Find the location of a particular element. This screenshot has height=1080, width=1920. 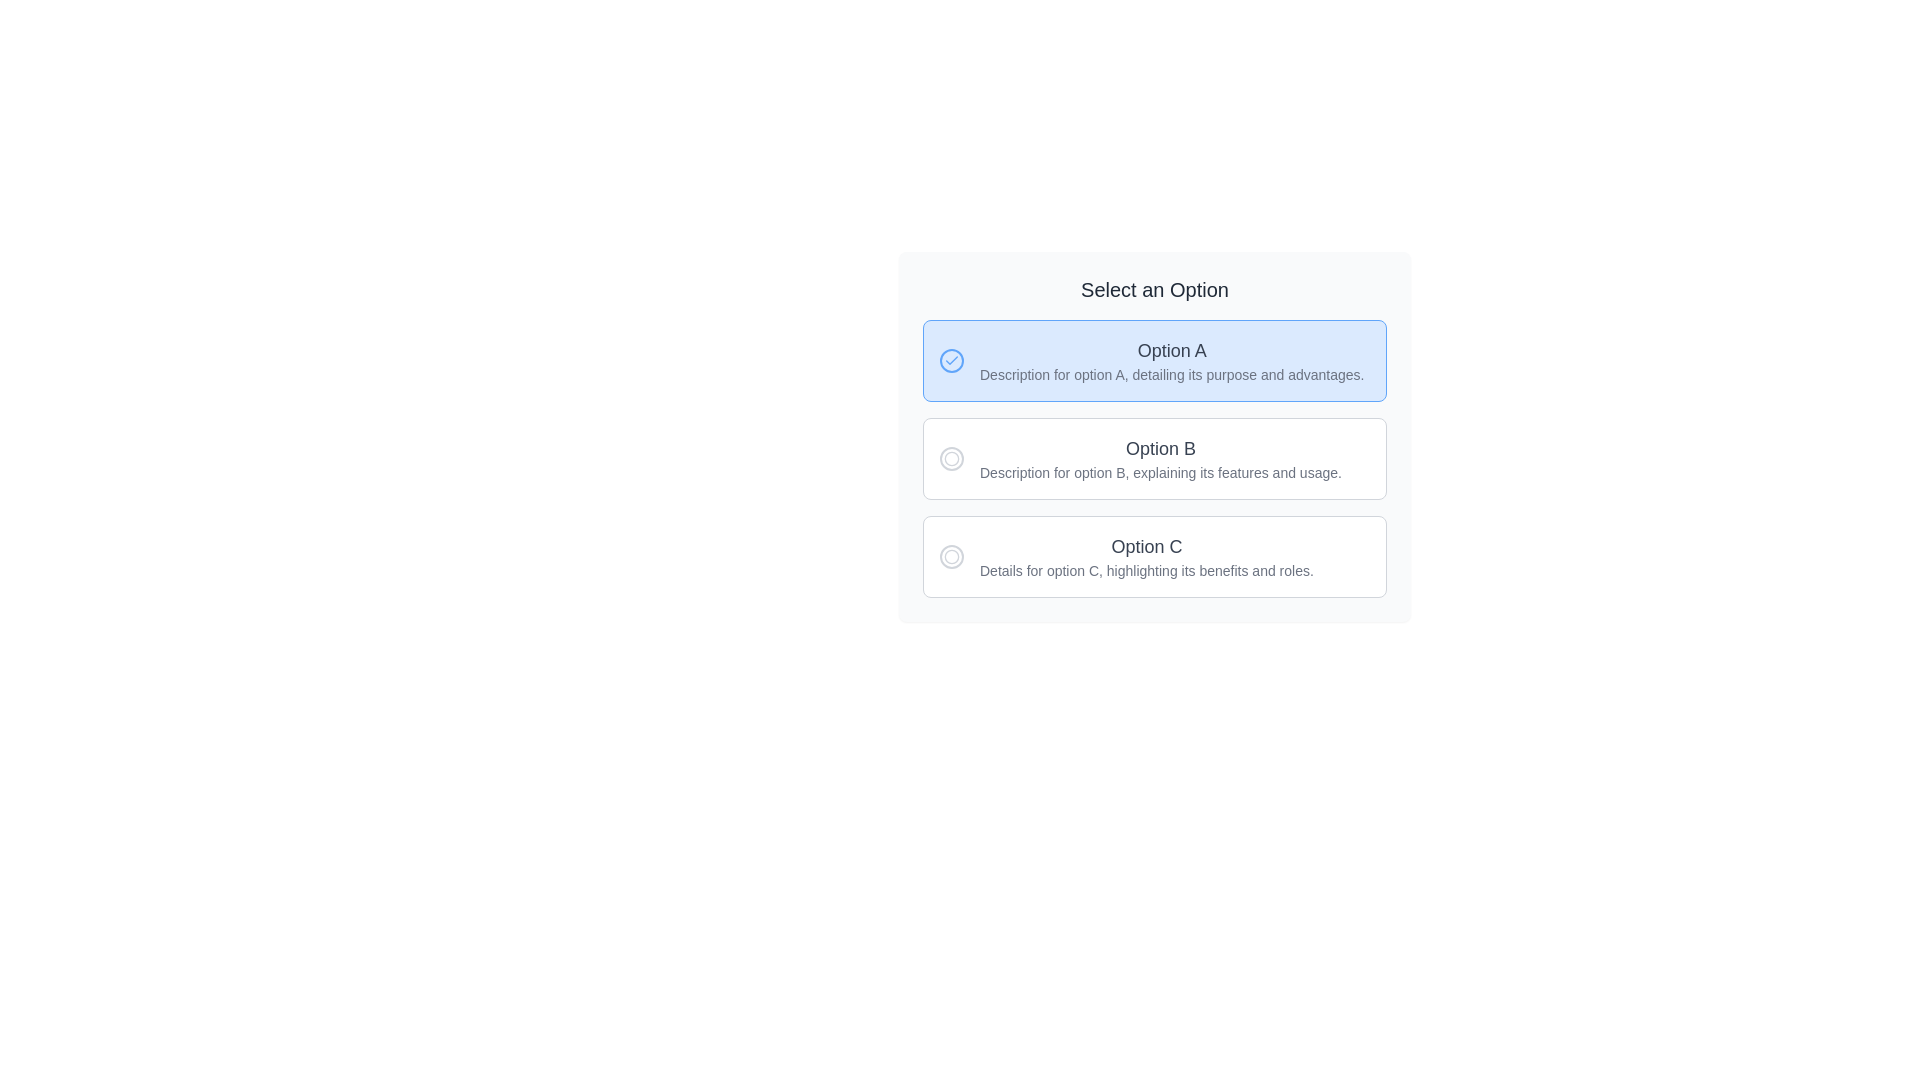

the radio button next to the Option B label is located at coordinates (950, 459).